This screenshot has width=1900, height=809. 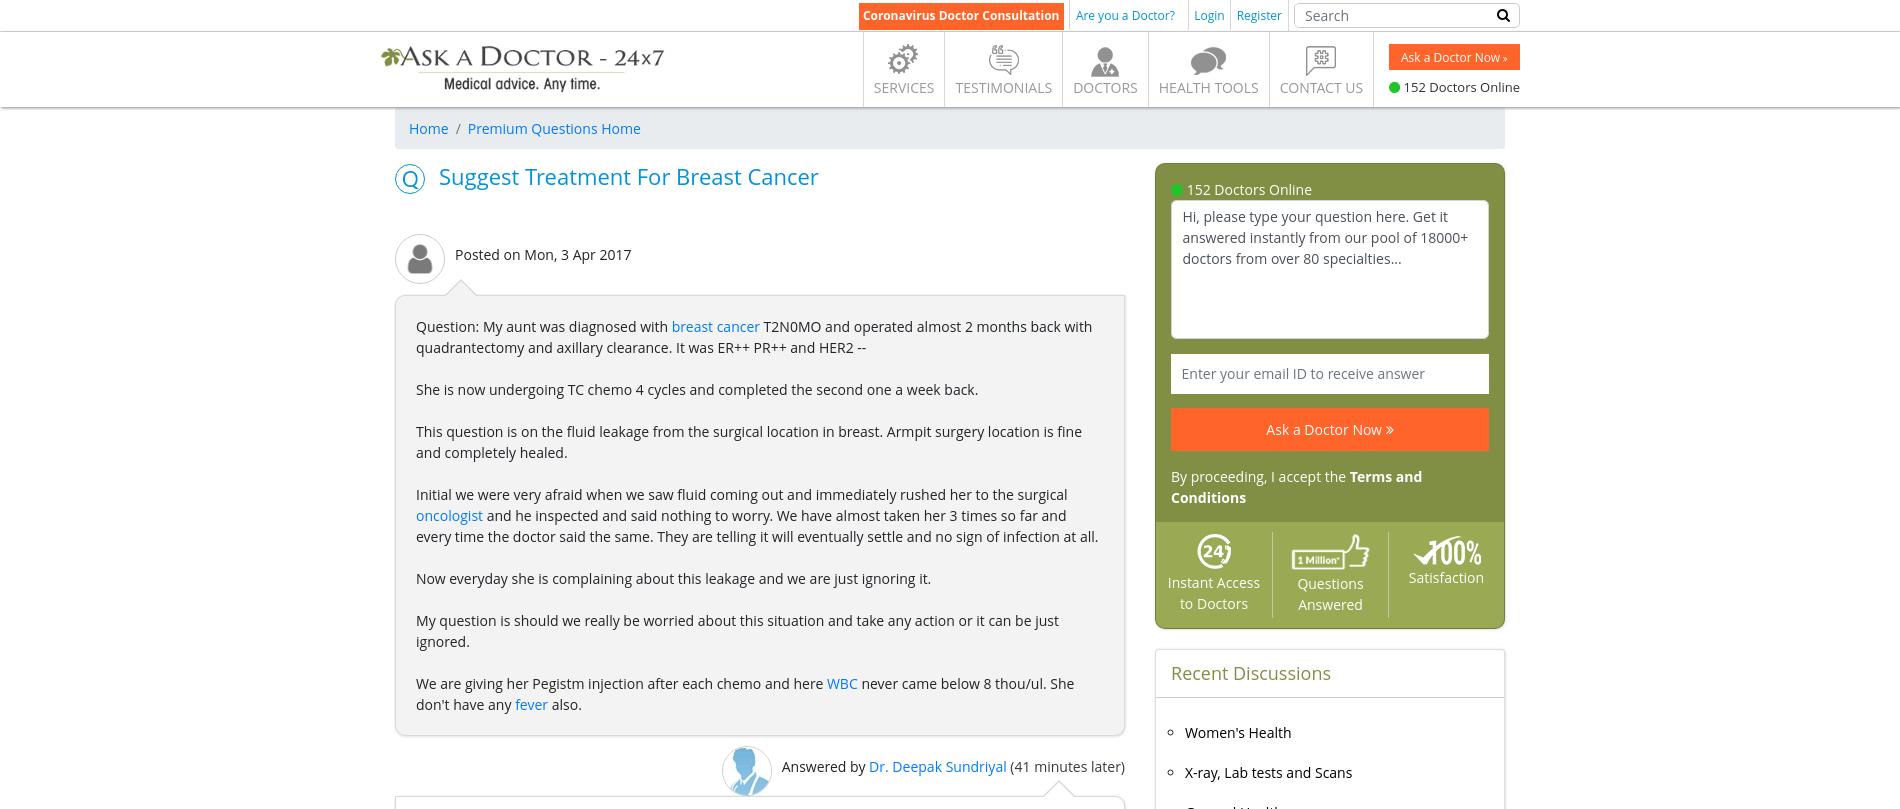 What do you see at coordinates (696, 389) in the screenshot?
I see `'She is now undergoing TC chemo 4 cycles and completed the second one a week back.'` at bounding box center [696, 389].